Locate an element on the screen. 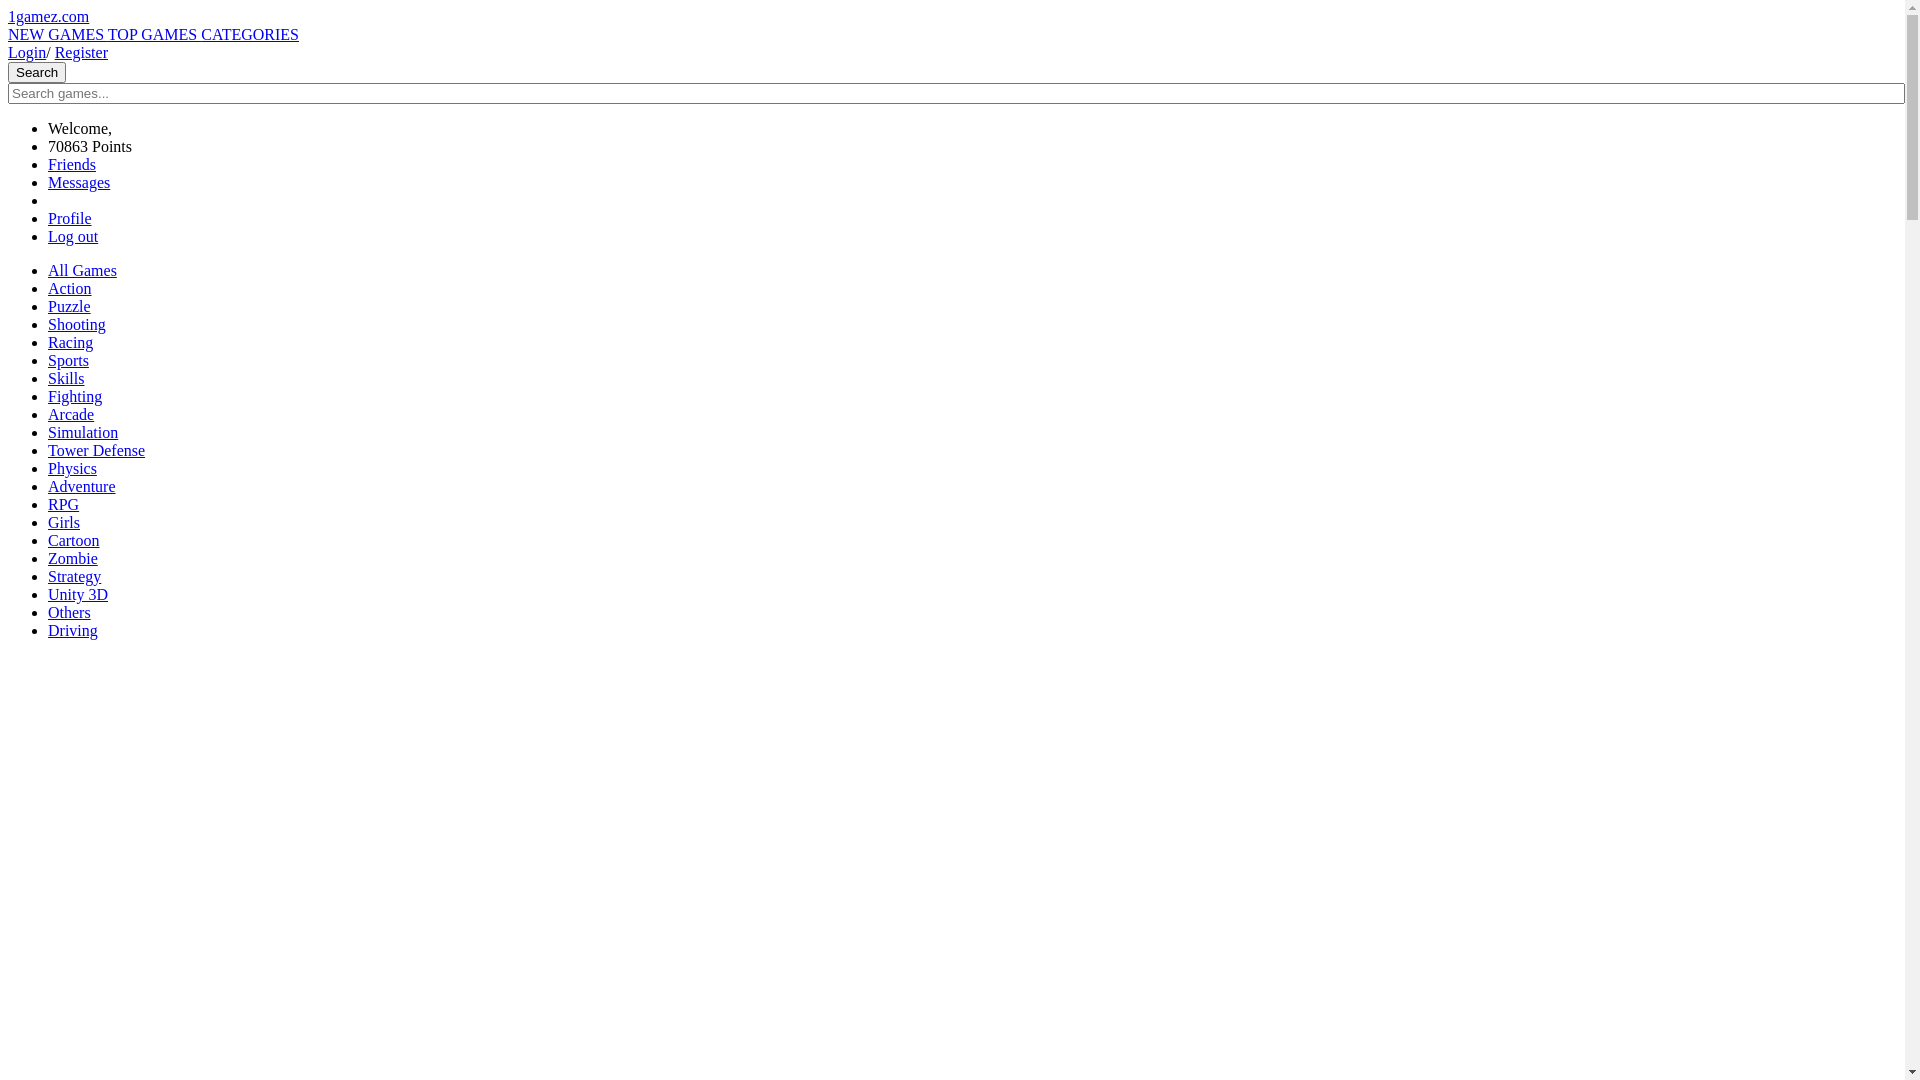 The height and width of the screenshot is (1080, 1920). 'Log out' is located at coordinates (72, 235).